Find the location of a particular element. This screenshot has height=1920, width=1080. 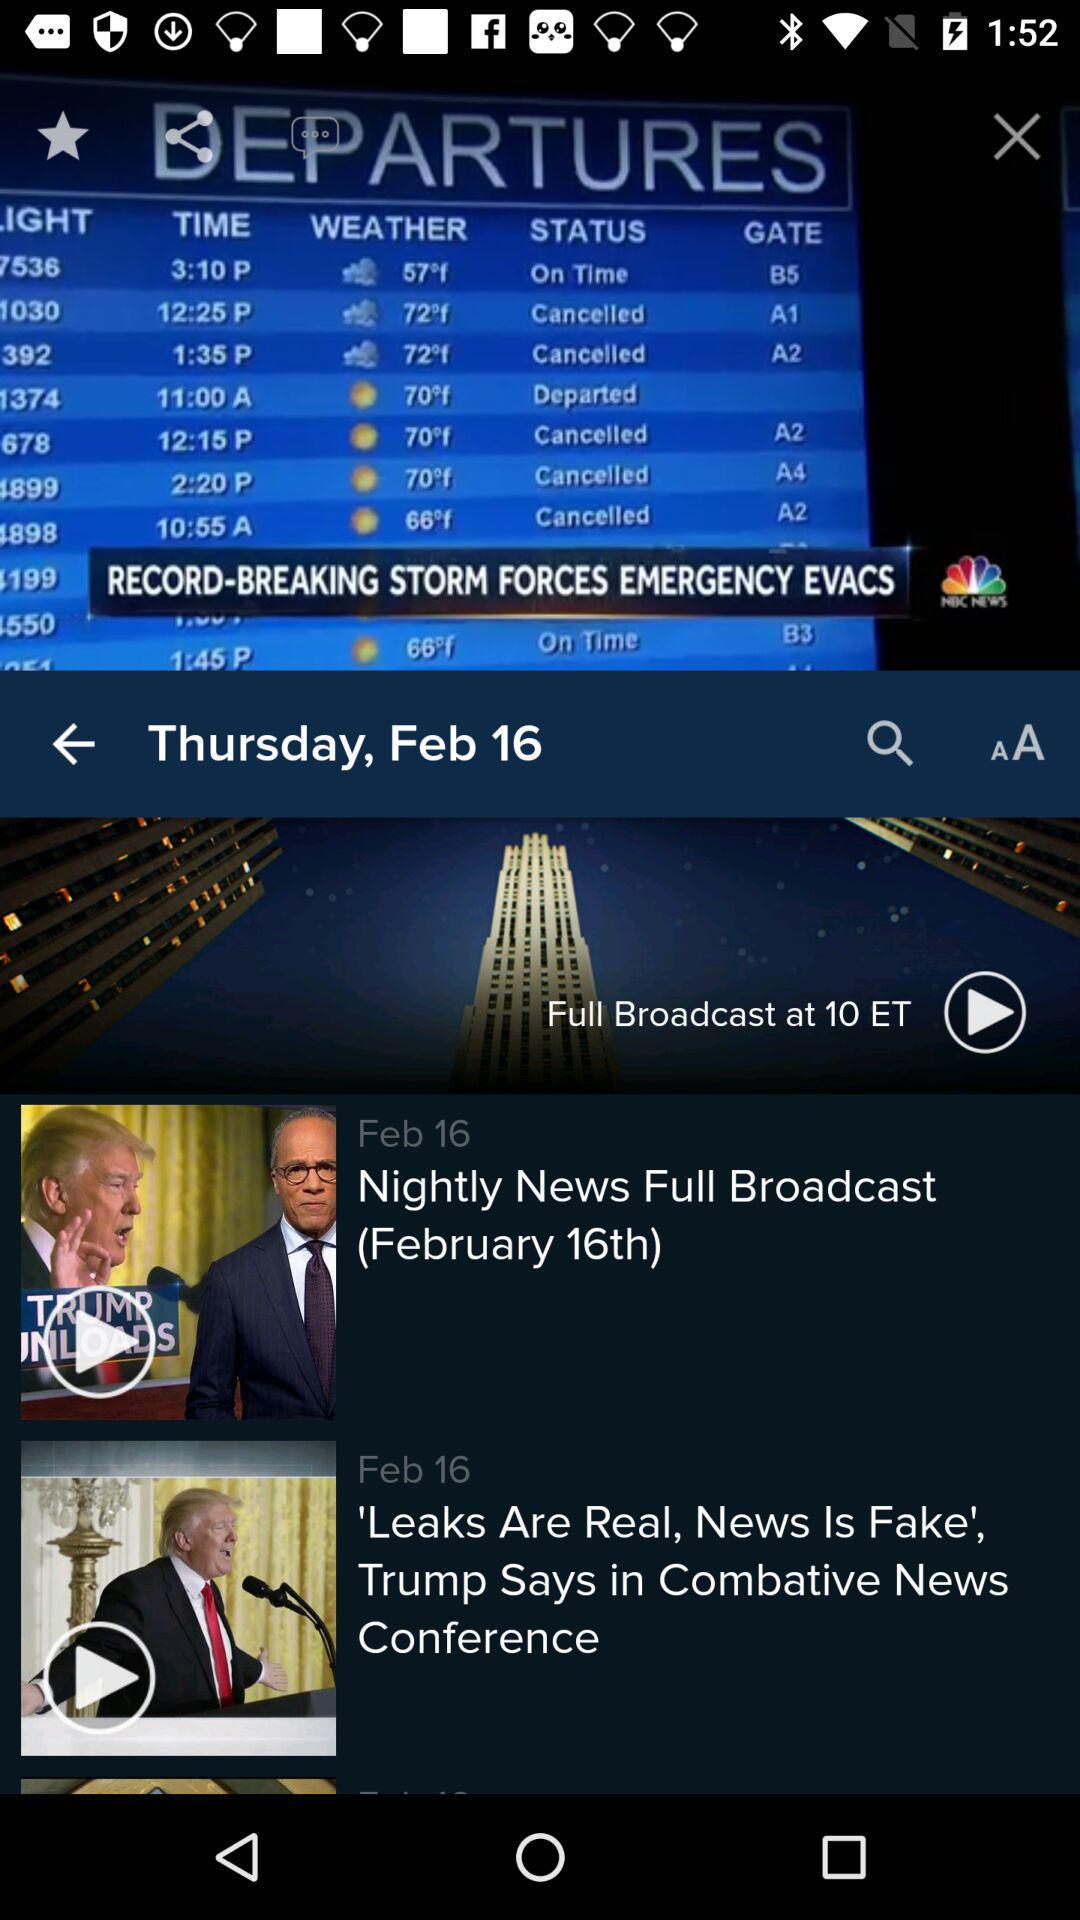

the share icon is located at coordinates (189, 135).